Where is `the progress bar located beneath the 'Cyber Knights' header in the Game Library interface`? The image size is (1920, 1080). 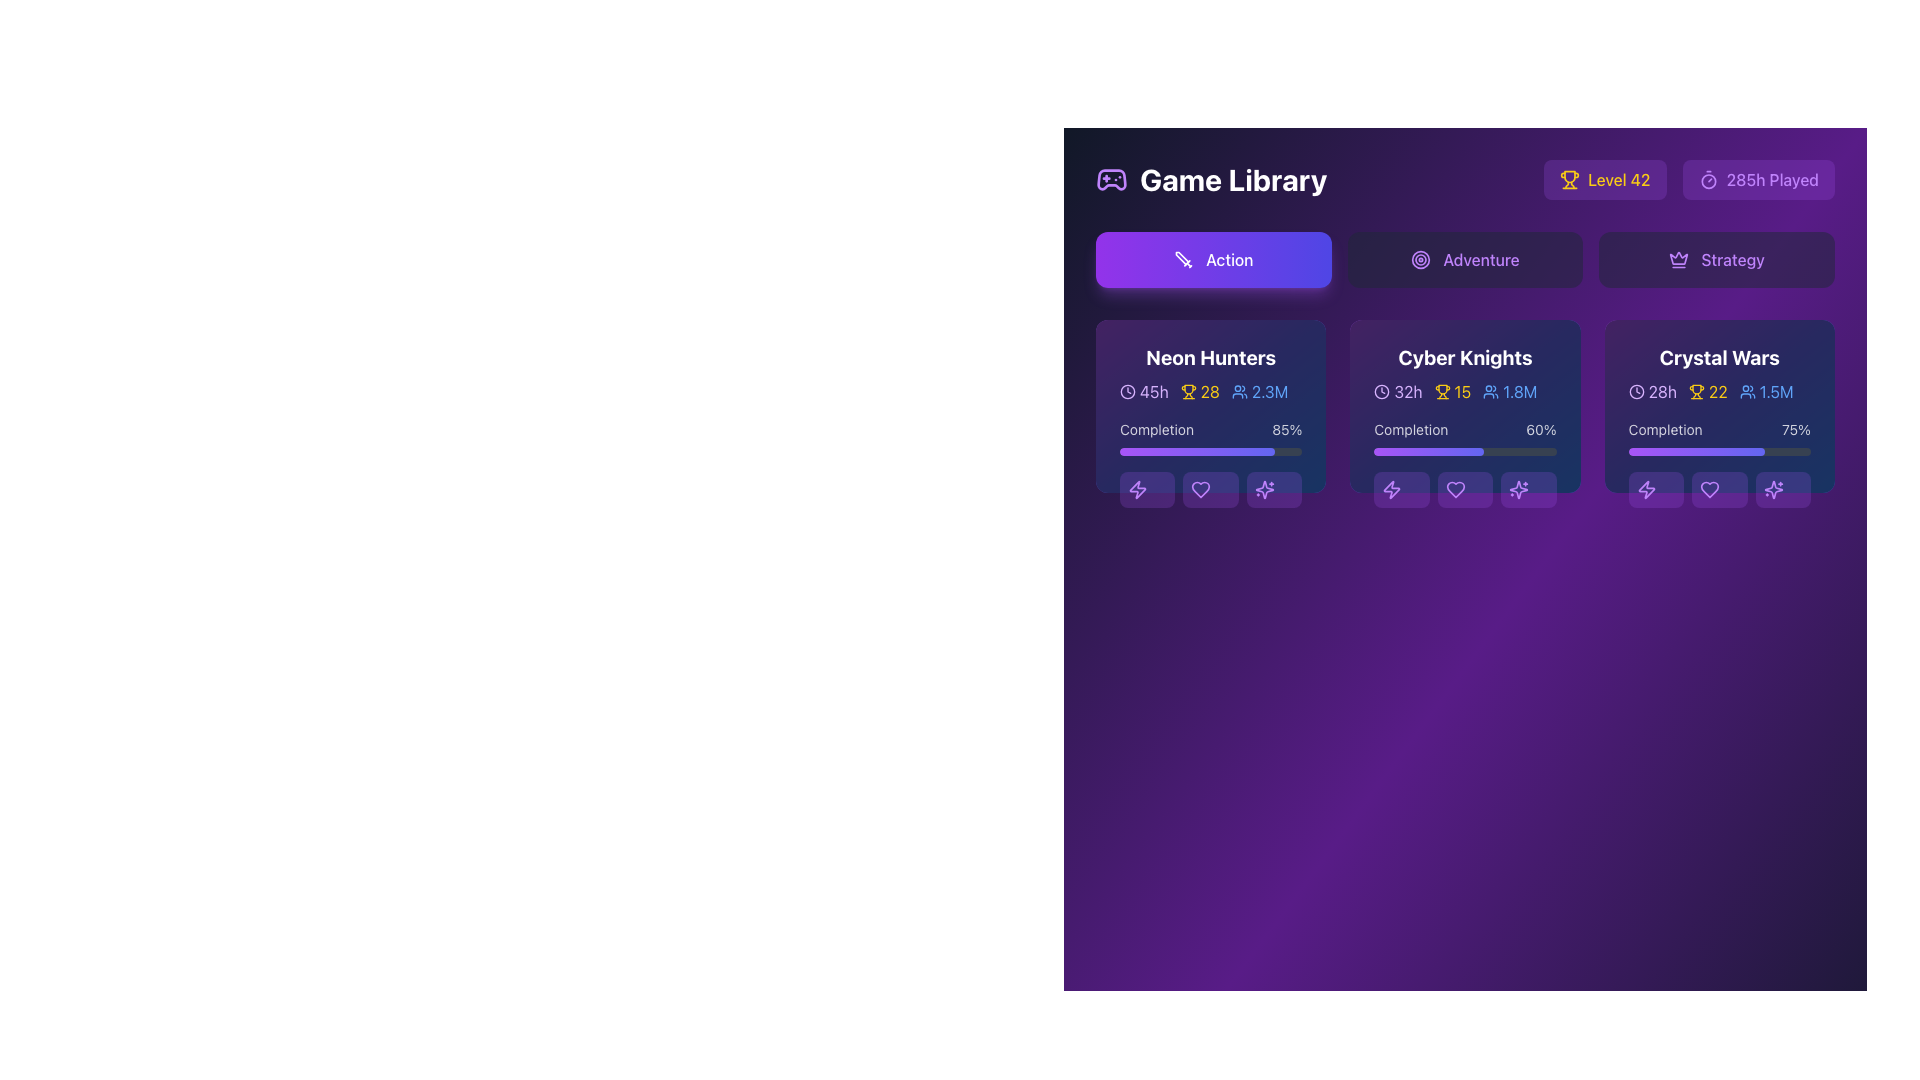
the progress bar located beneath the 'Cyber Knights' header in the Game Library interface is located at coordinates (1465, 463).